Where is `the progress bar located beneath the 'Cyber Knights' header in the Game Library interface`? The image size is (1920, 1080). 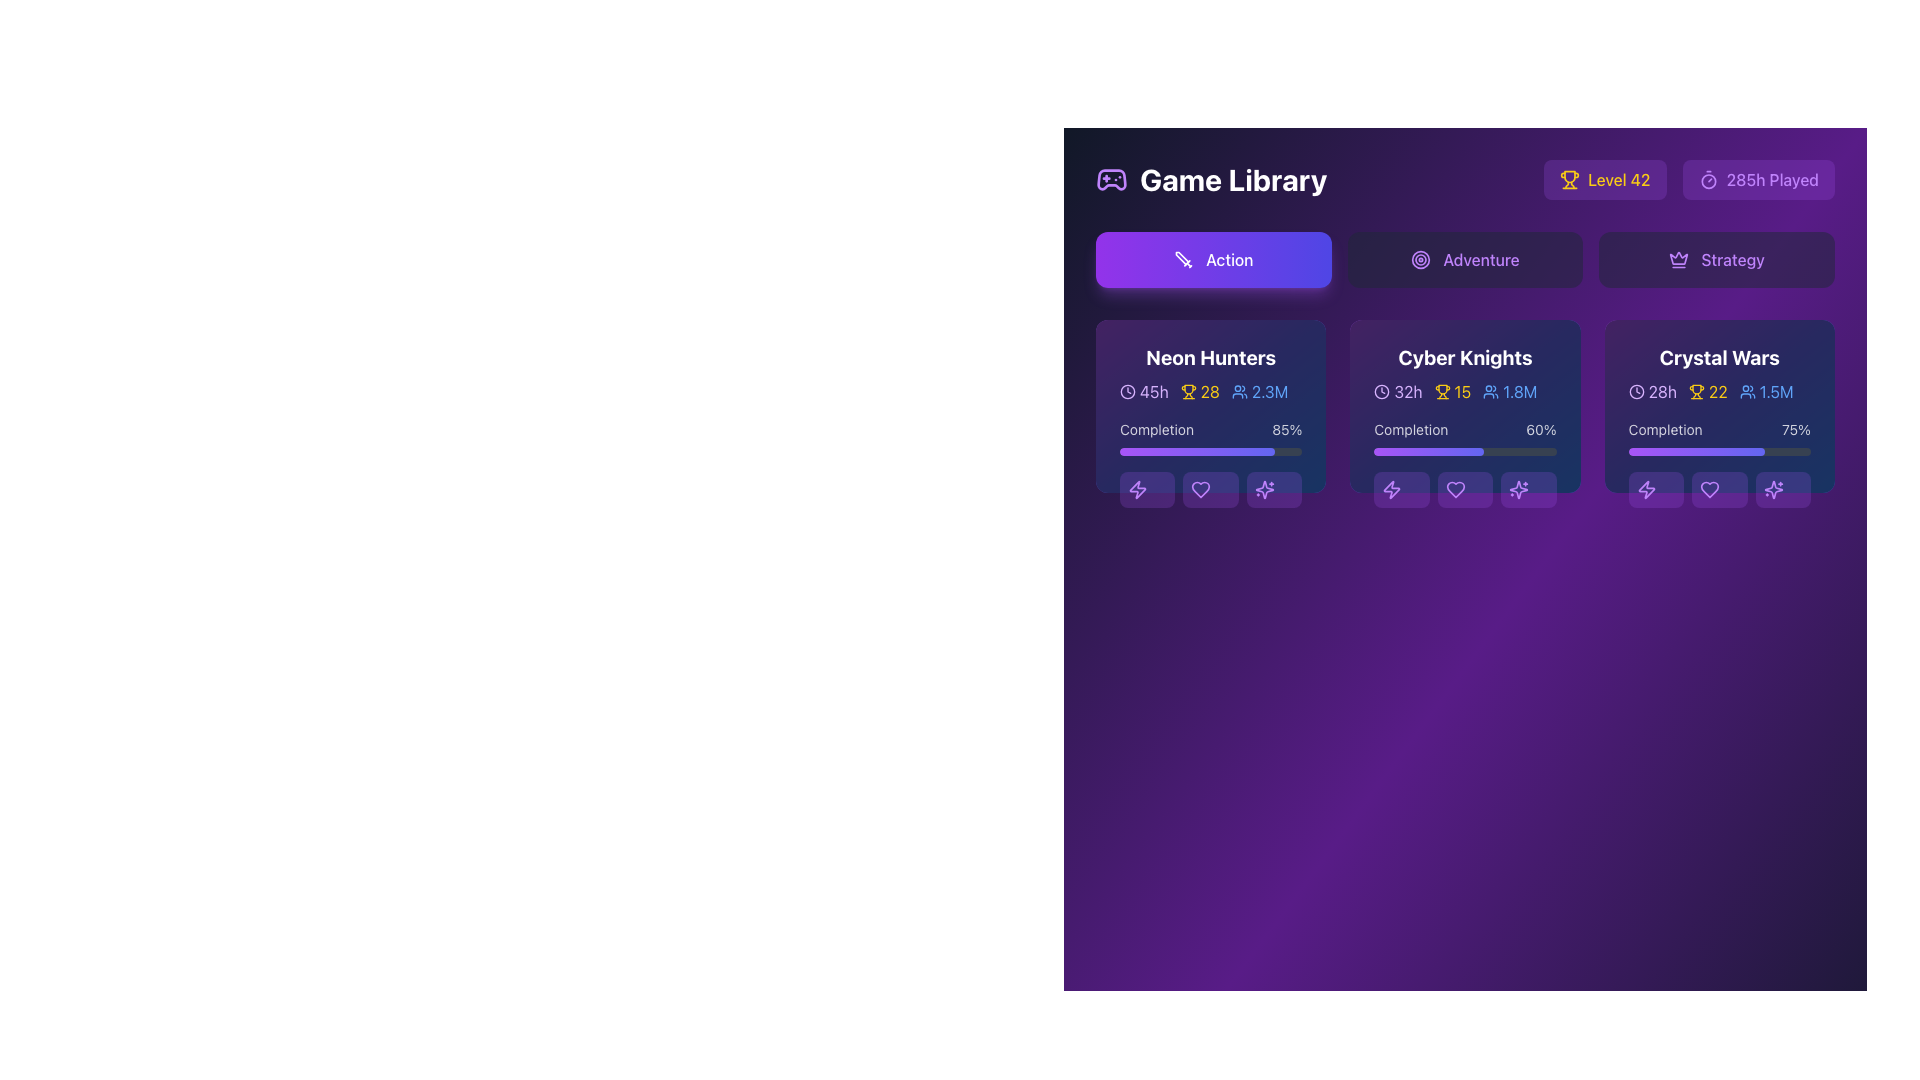
the progress bar located beneath the 'Cyber Knights' header in the Game Library interface is located at coordinates (1465, 463).